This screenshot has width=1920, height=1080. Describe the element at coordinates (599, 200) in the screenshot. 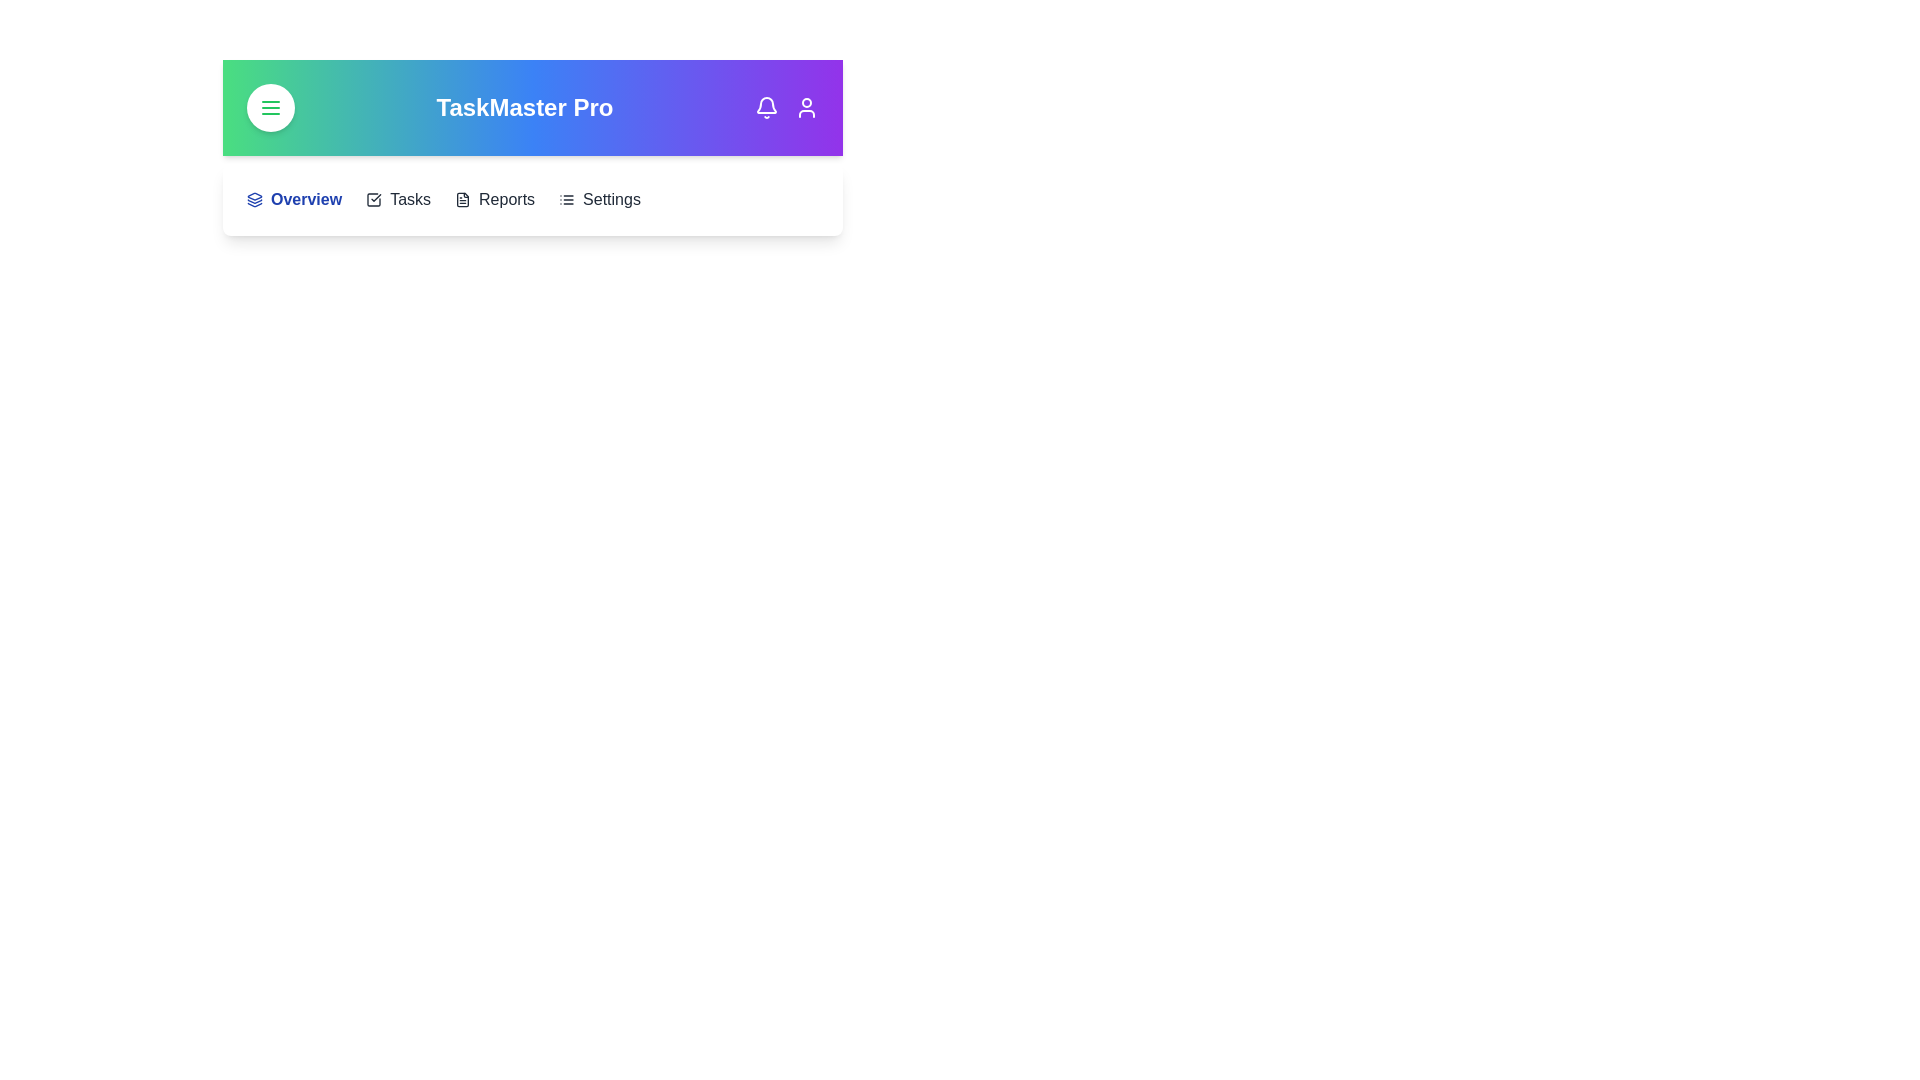

I see `the tab Settings from the navigation bar` at that location.